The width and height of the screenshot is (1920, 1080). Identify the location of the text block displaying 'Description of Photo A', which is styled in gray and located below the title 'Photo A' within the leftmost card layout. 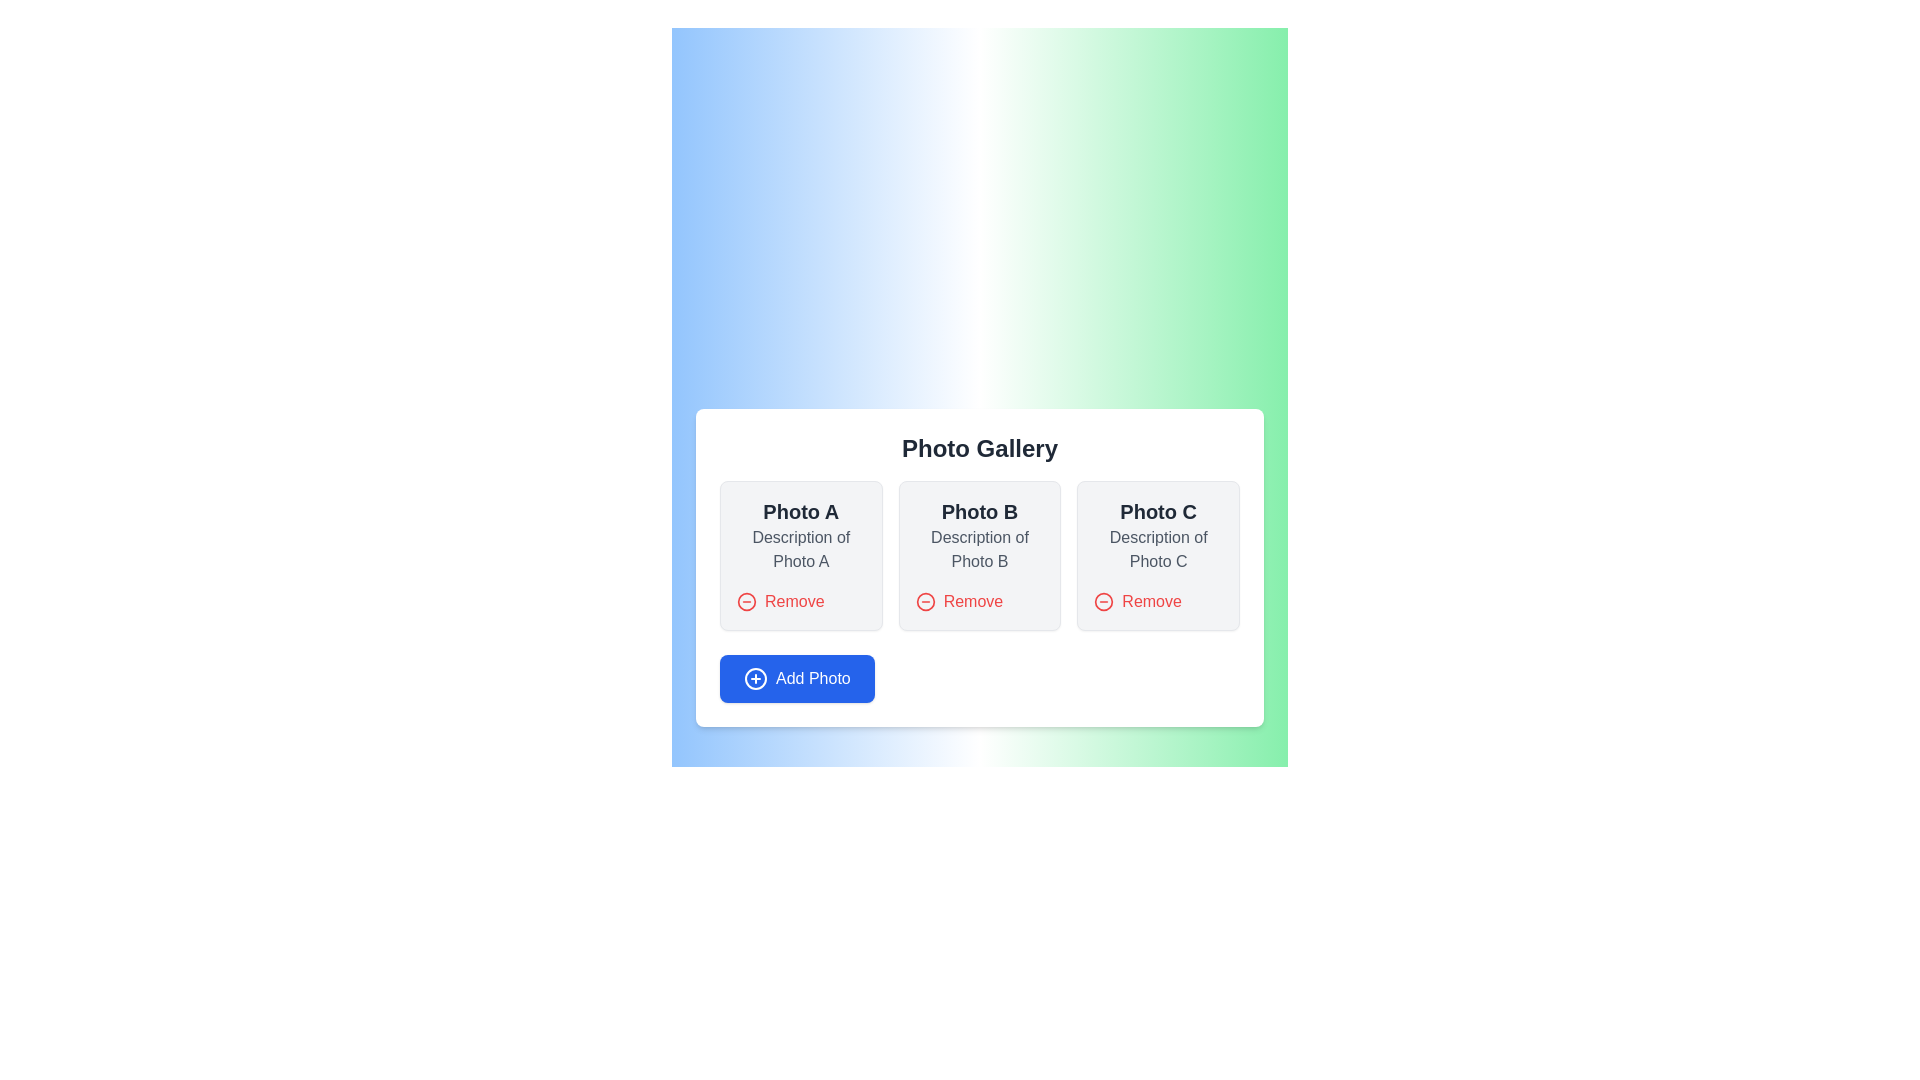
(801, 550).